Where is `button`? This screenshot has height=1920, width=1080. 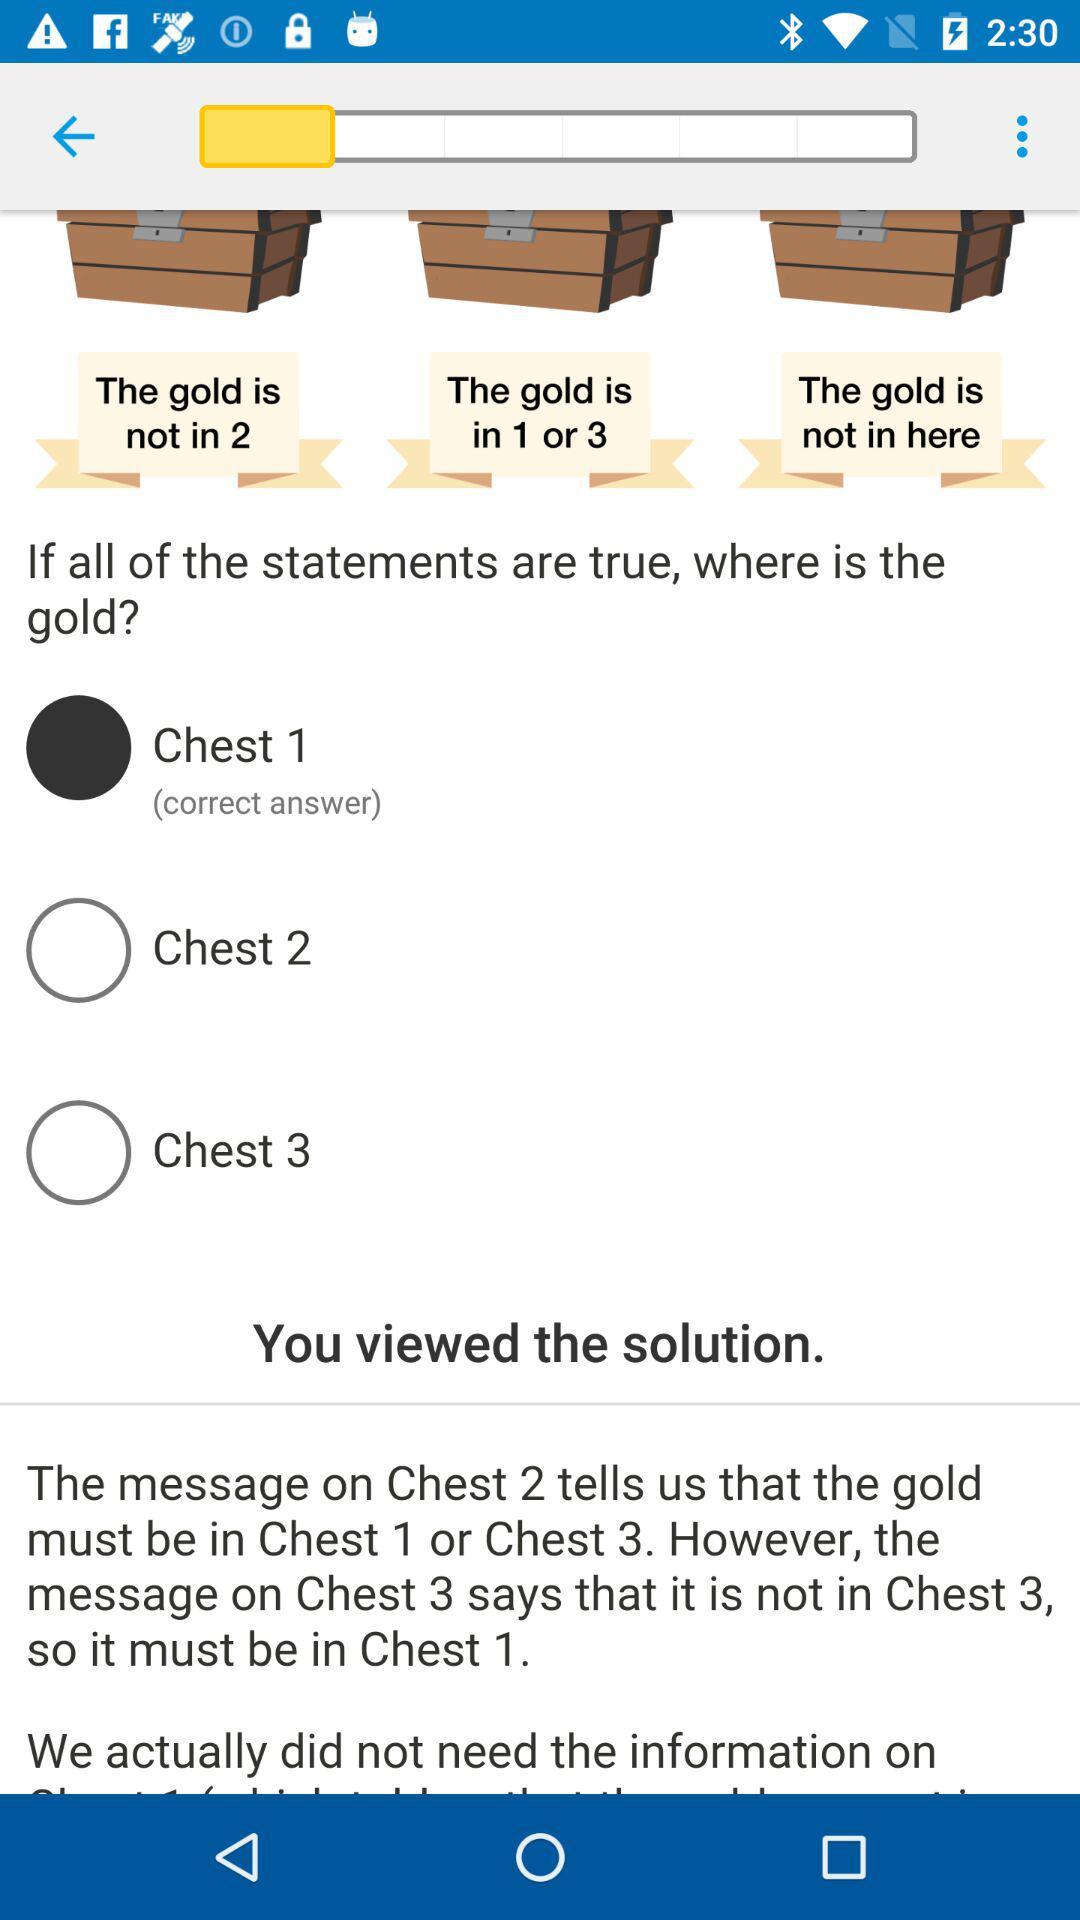
button is located at coordinates (601, 1152).